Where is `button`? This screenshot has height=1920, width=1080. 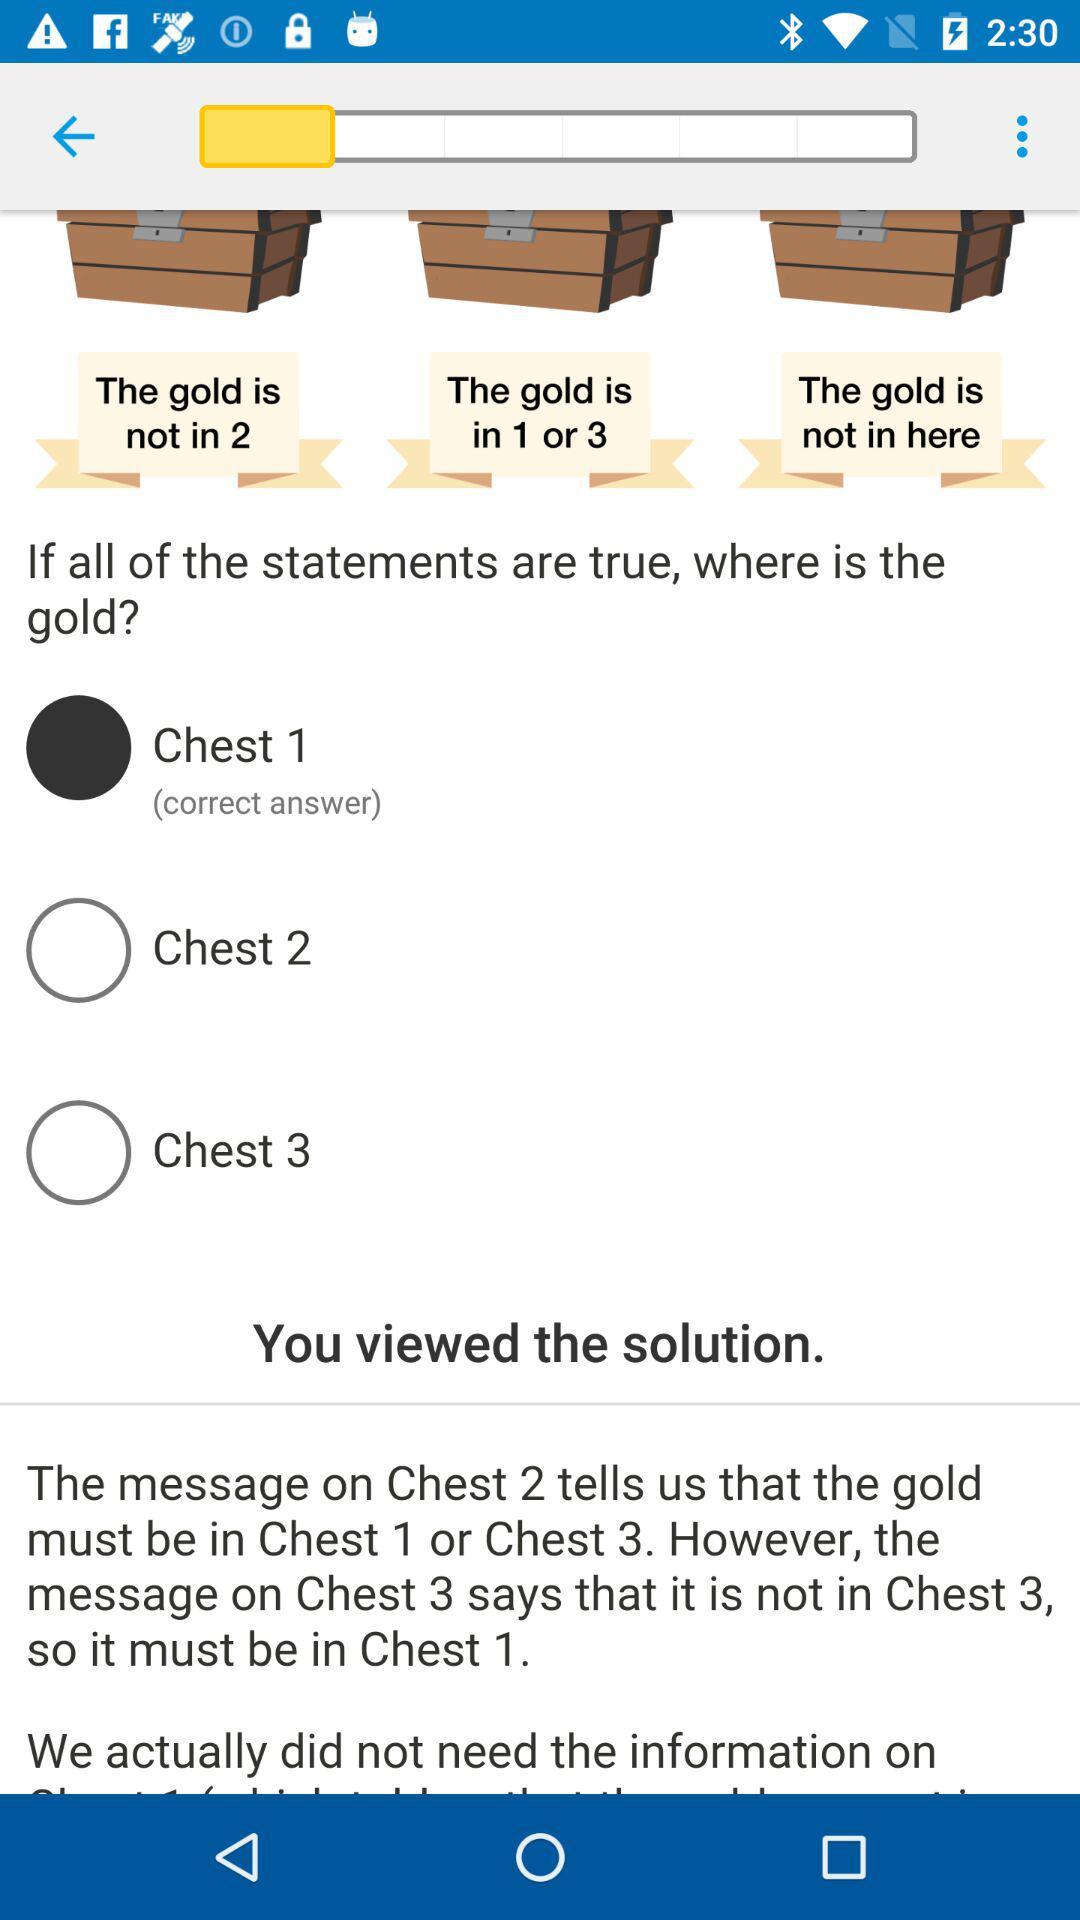
button is located at coordinates (601, 1152).